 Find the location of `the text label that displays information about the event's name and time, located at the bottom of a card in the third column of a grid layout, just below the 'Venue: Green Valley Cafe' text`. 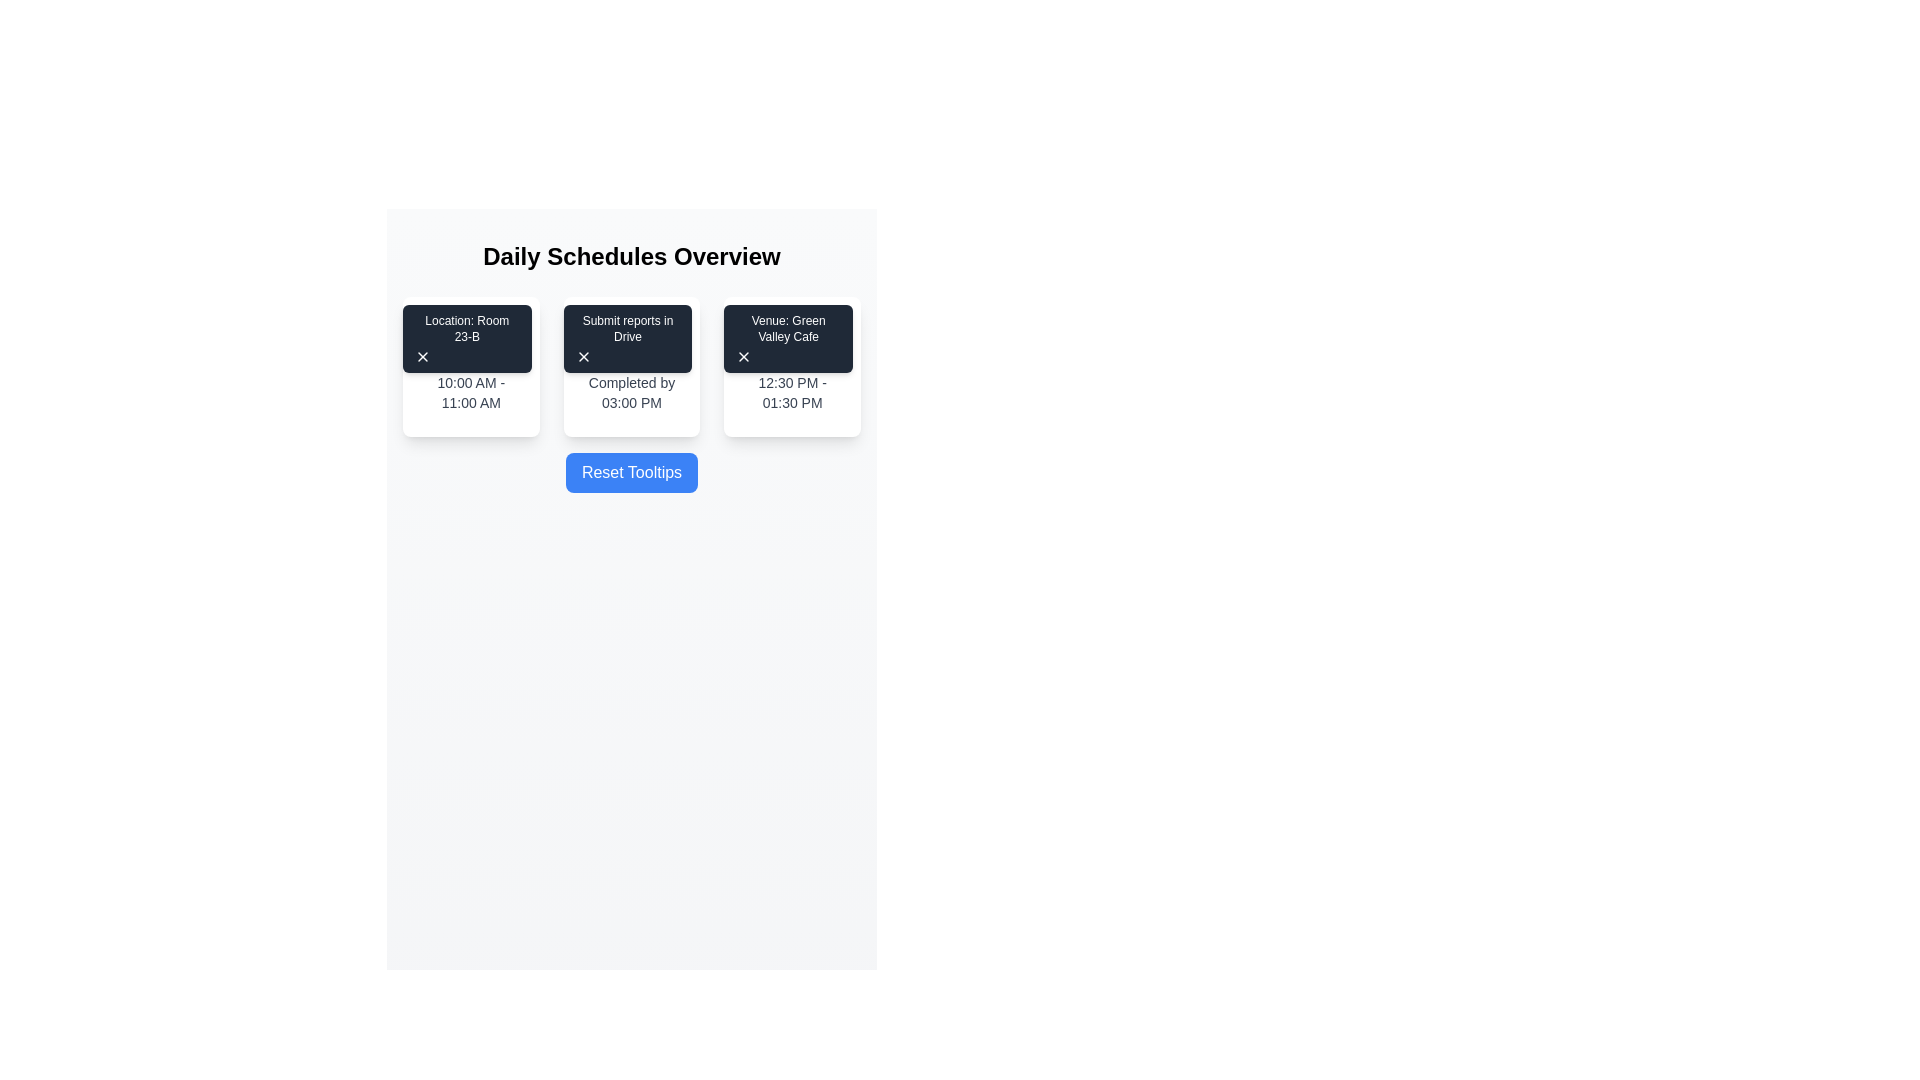

the text label that displays information about the event's name and time, located at the bottom of a card in the third column of a grid layout, just below the 'Venue: Green Valley Cafe' text is located at coordinates (791, 366).